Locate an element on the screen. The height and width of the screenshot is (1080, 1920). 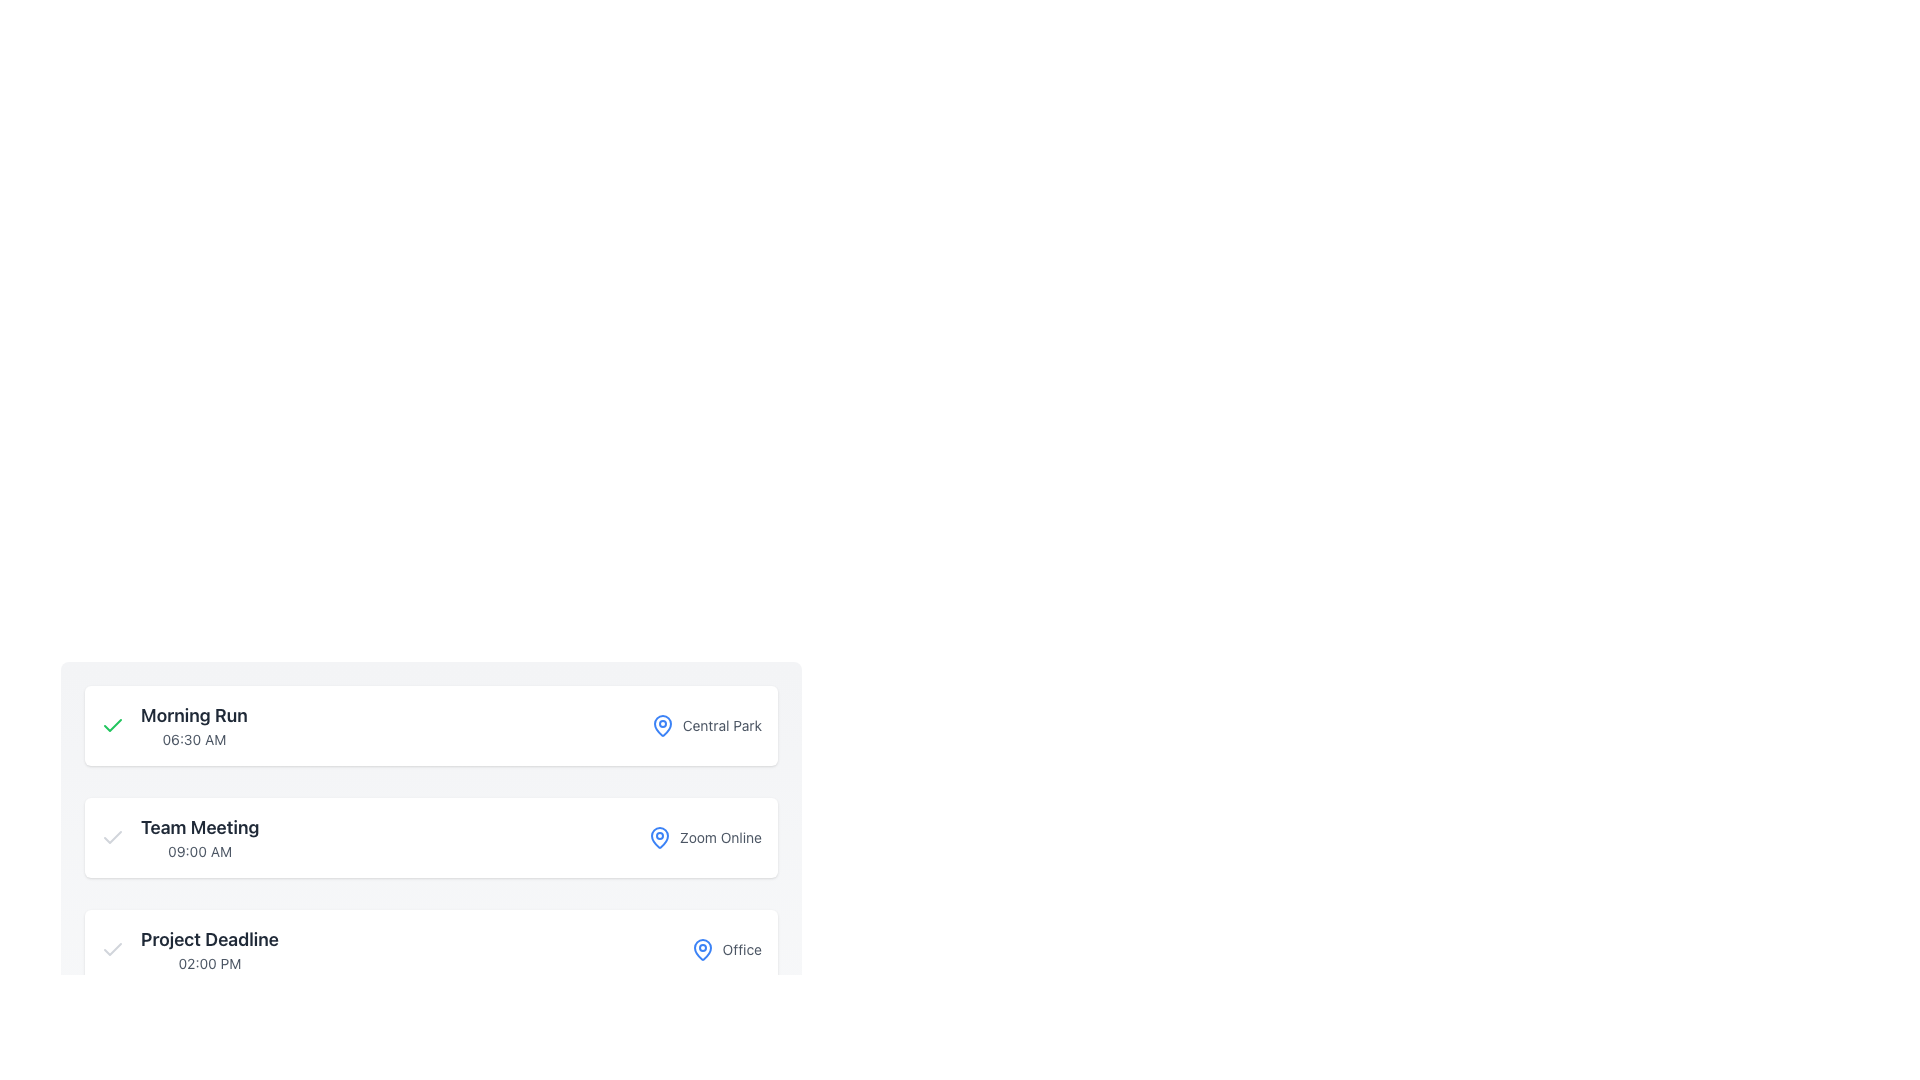
the informational label indicating the meeting platform, 'Zoom Online', which is positioned to the far right of the meeting entry following '09:00 AM' is located at coordinates (704, 837).